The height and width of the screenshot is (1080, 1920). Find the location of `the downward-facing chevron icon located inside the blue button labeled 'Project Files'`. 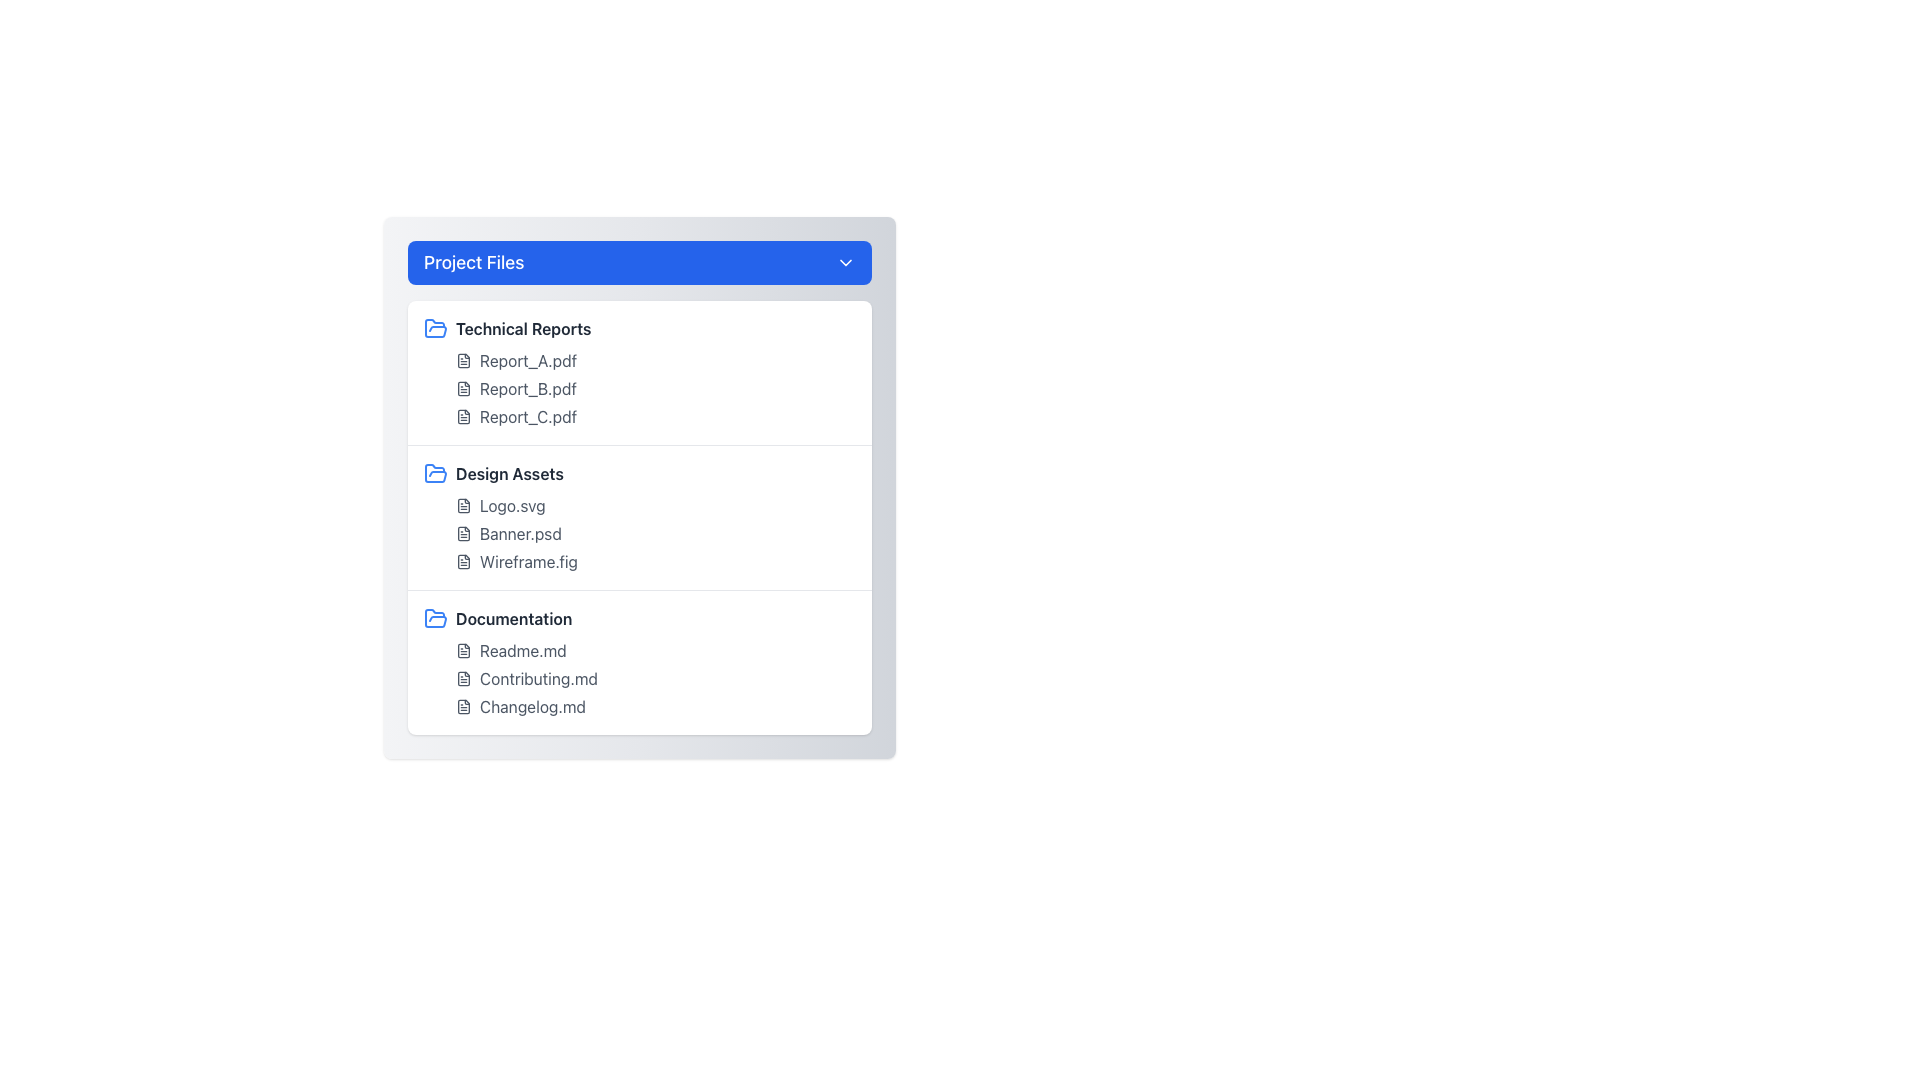

the downward-facing chevron icon located inside the blue button labeled 'Project Files' is located at coordinates (845, 261).